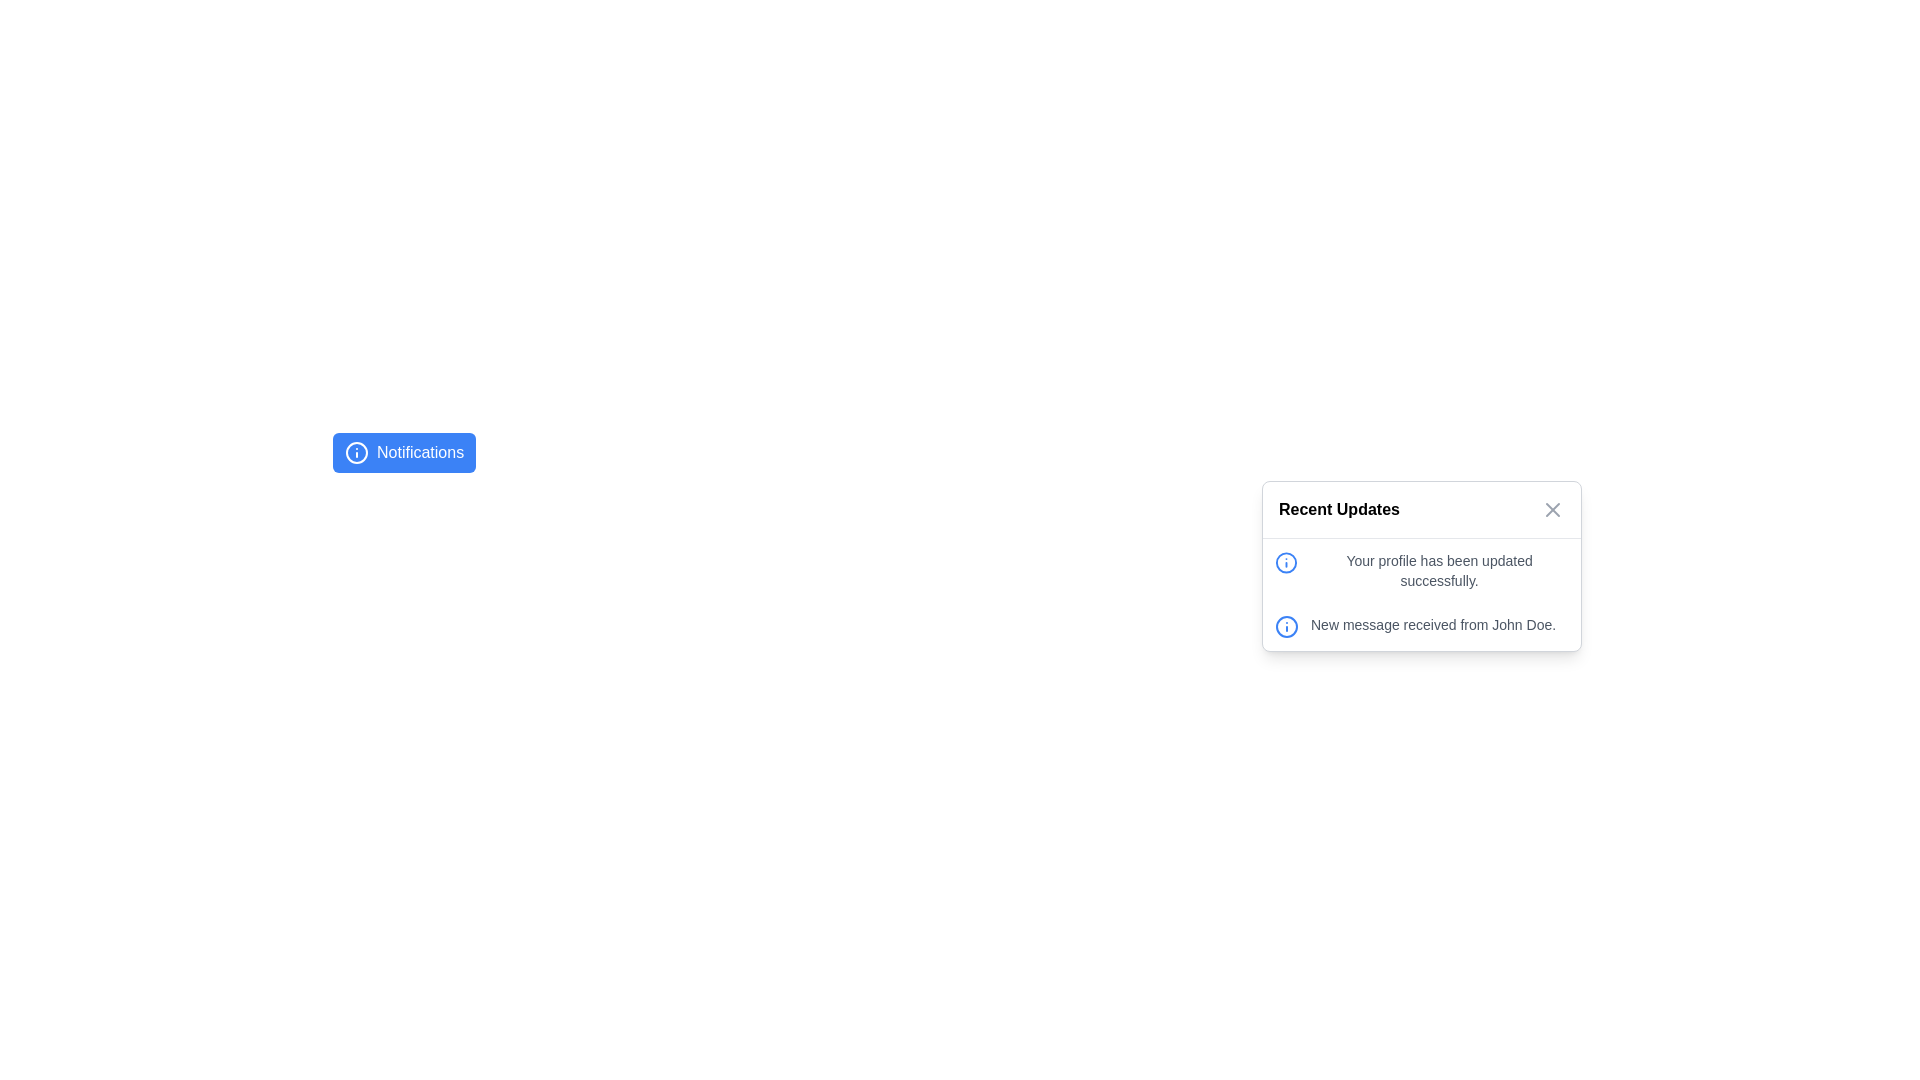 This screenshot has height=1080, width=1920. Describe the element at coordinates (1286, 626) in the screenshot. I see `the blue circular icon with a white fill, resembling an info or alert icon, located` at that location.